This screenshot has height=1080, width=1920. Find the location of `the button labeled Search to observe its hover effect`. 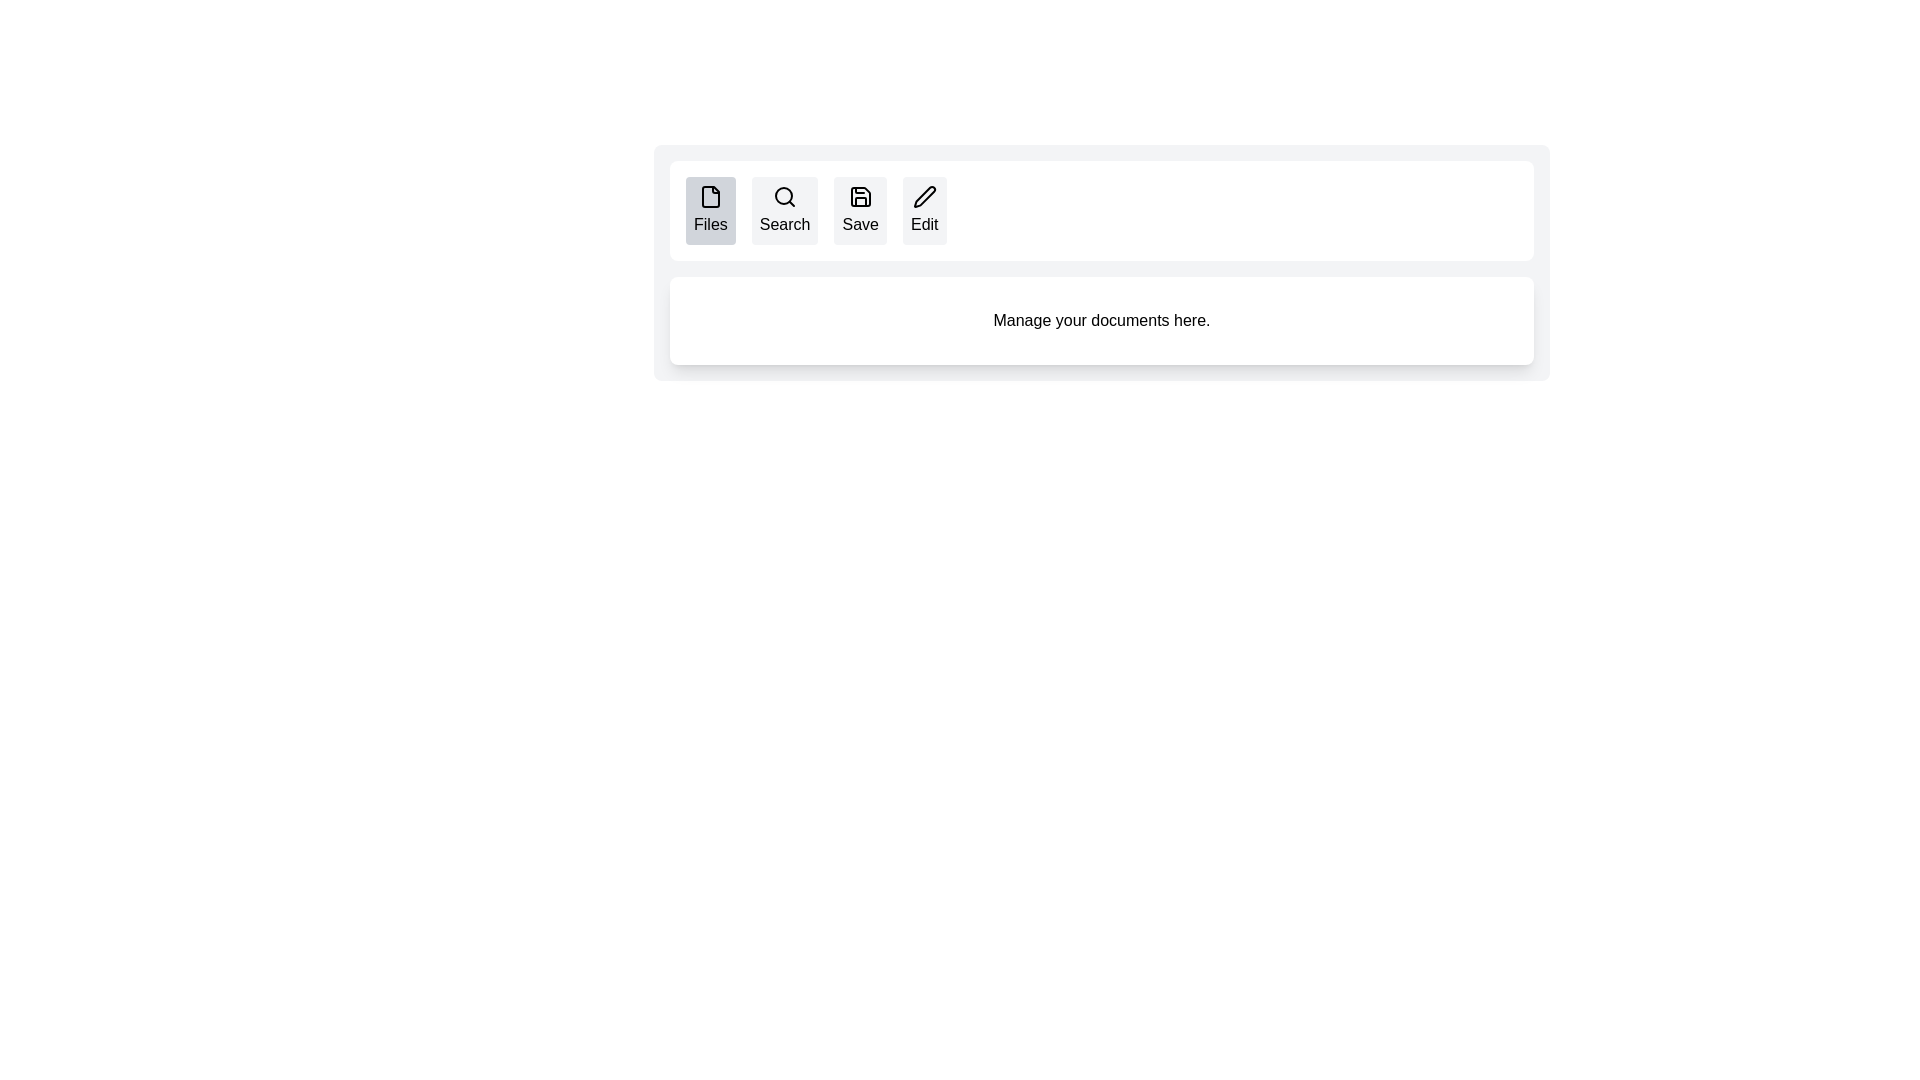

the button labeled Search to observe its hover effect is located at coordinates (784, 211).